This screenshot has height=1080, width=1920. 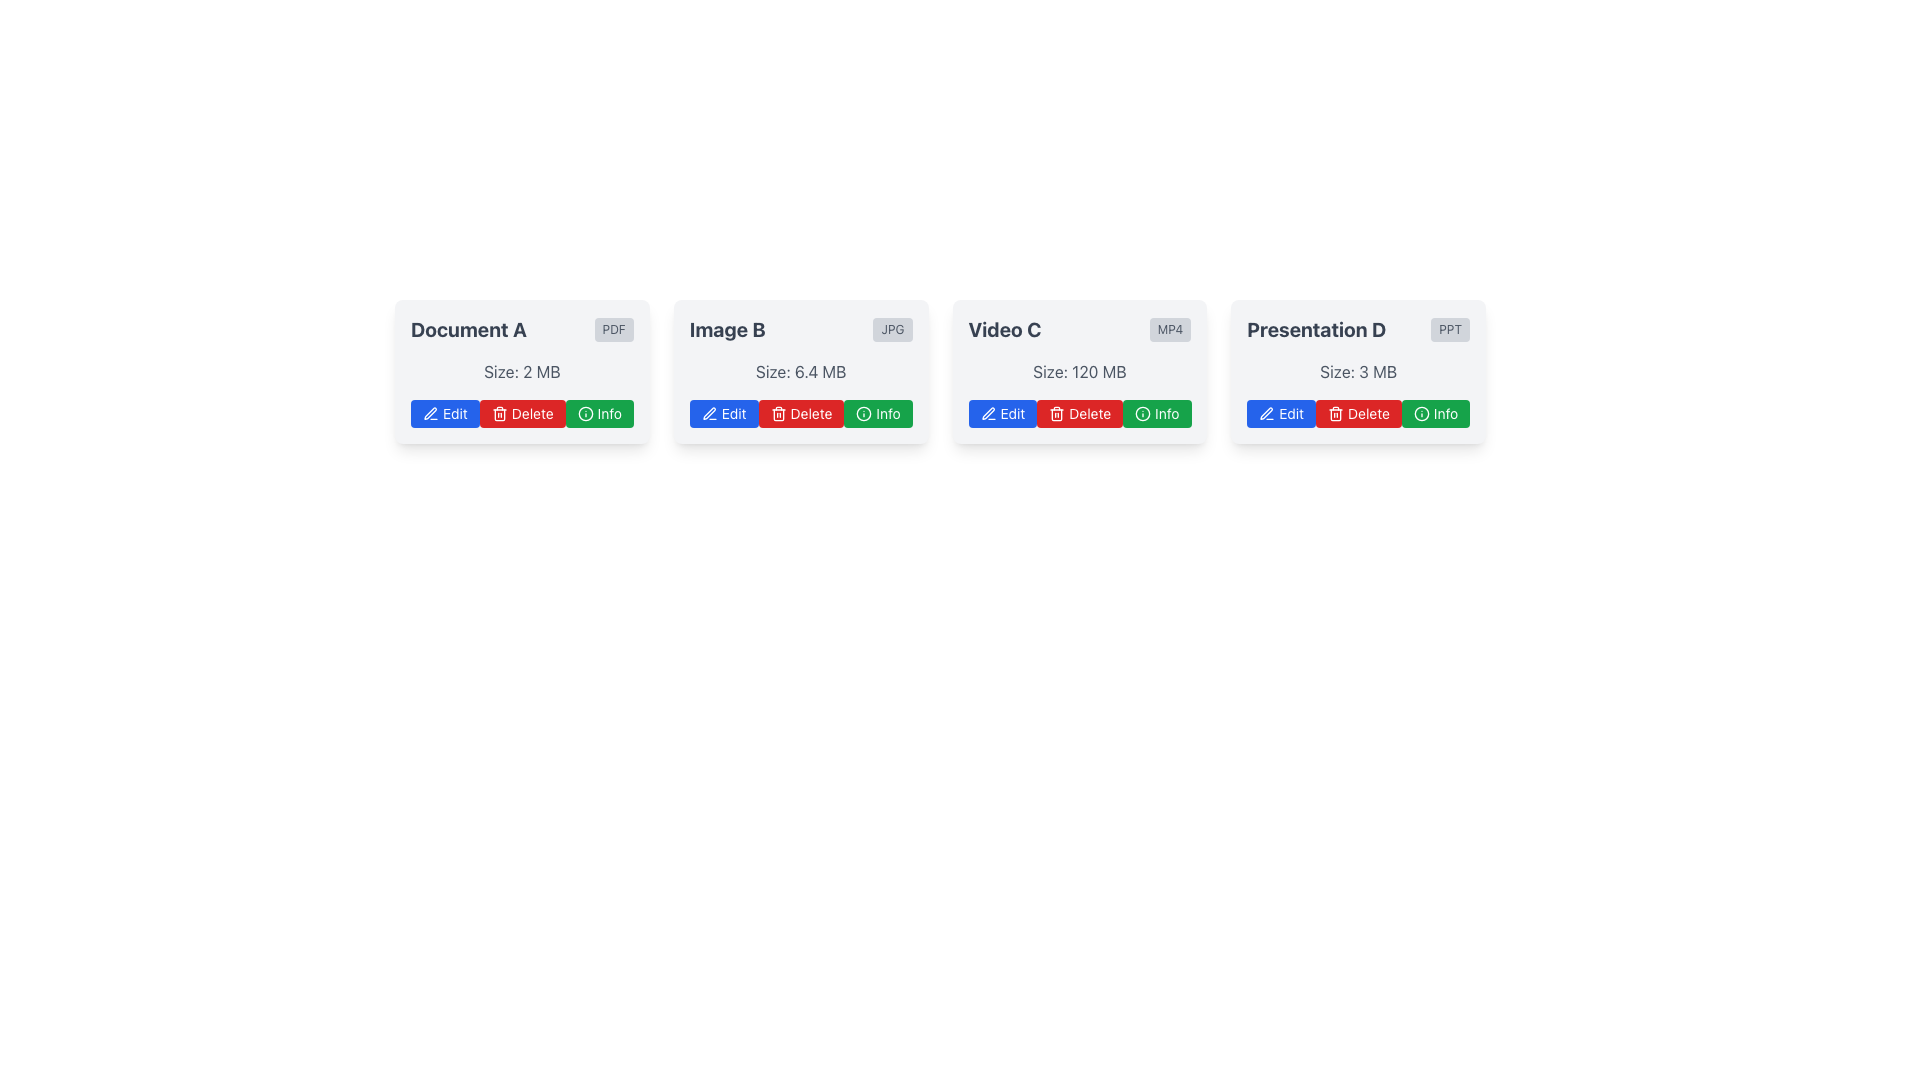 I want to click on the red 'Delete' button with rounded corners that shows a trash bin icon and white text to observe the hover effects, so click(x=1358, y=412).